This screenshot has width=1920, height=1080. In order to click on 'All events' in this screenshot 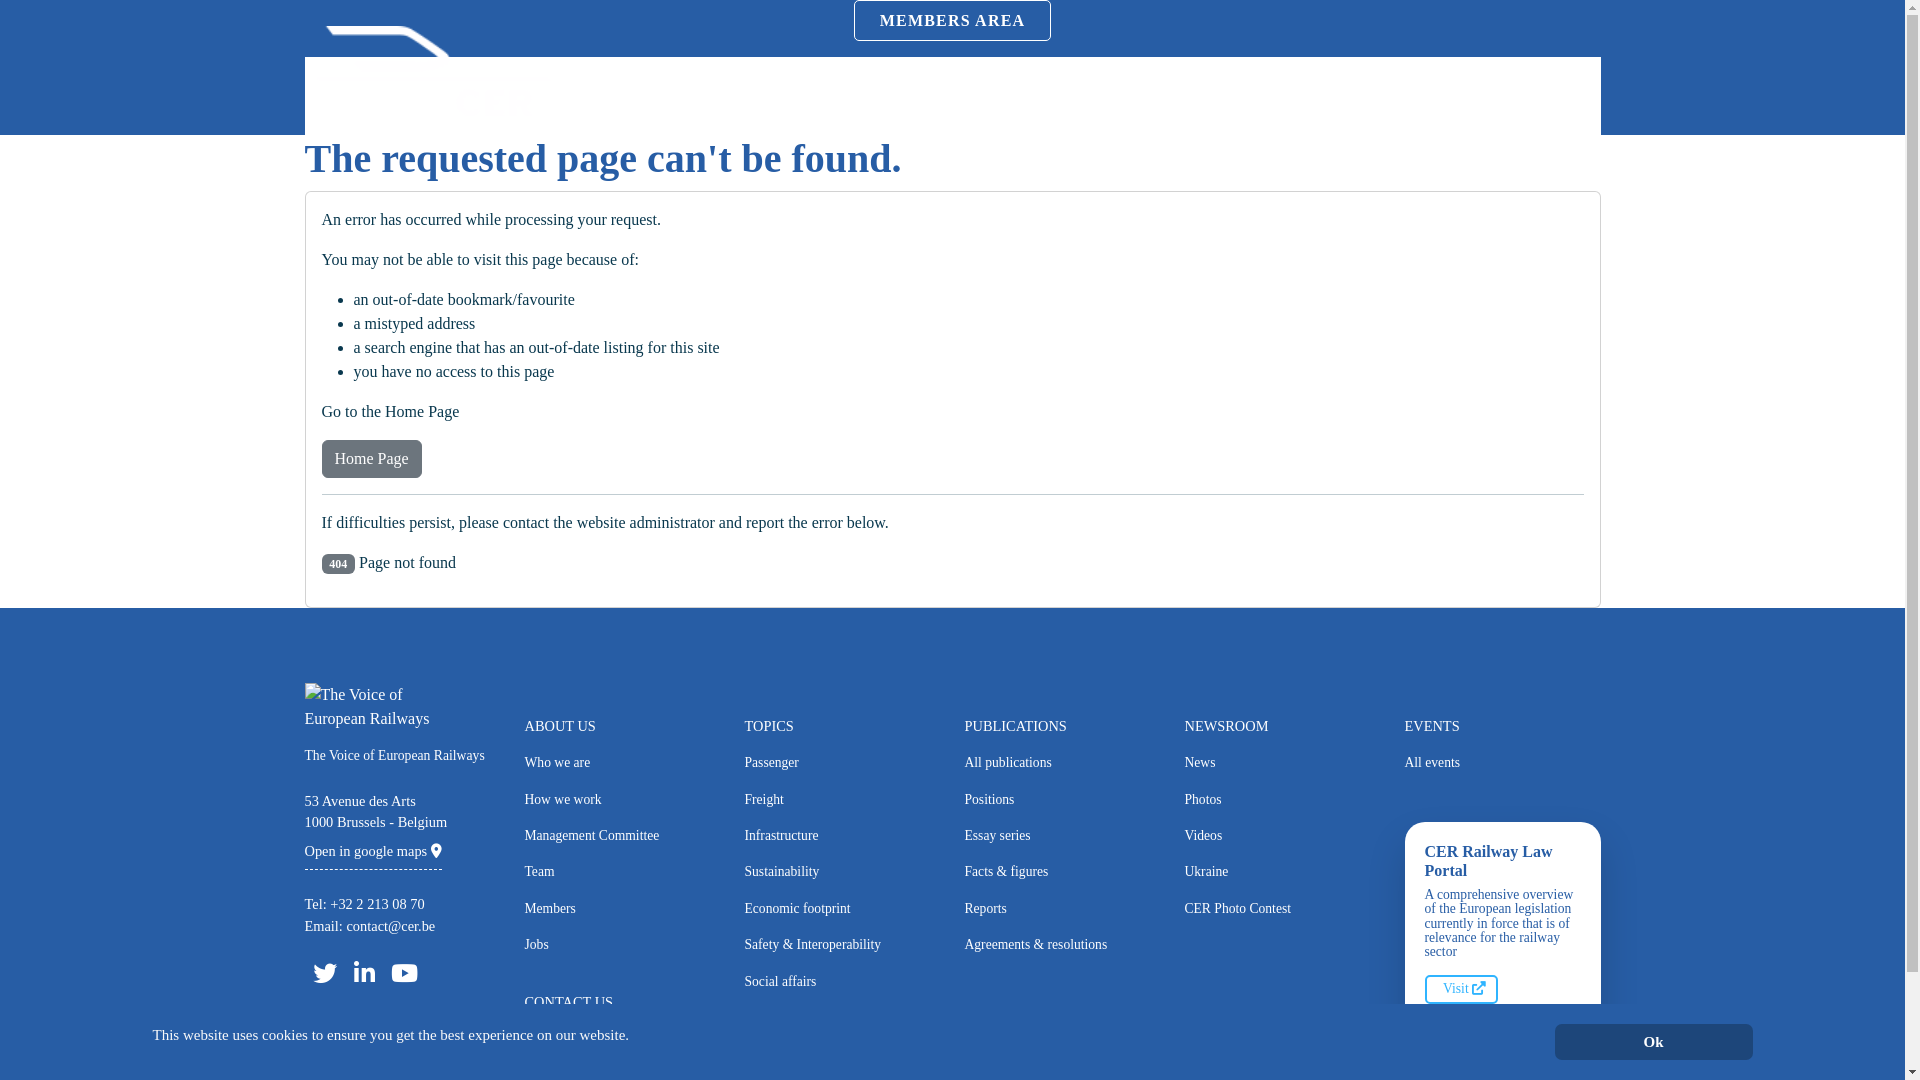, I will do `click(1502, 763)`.